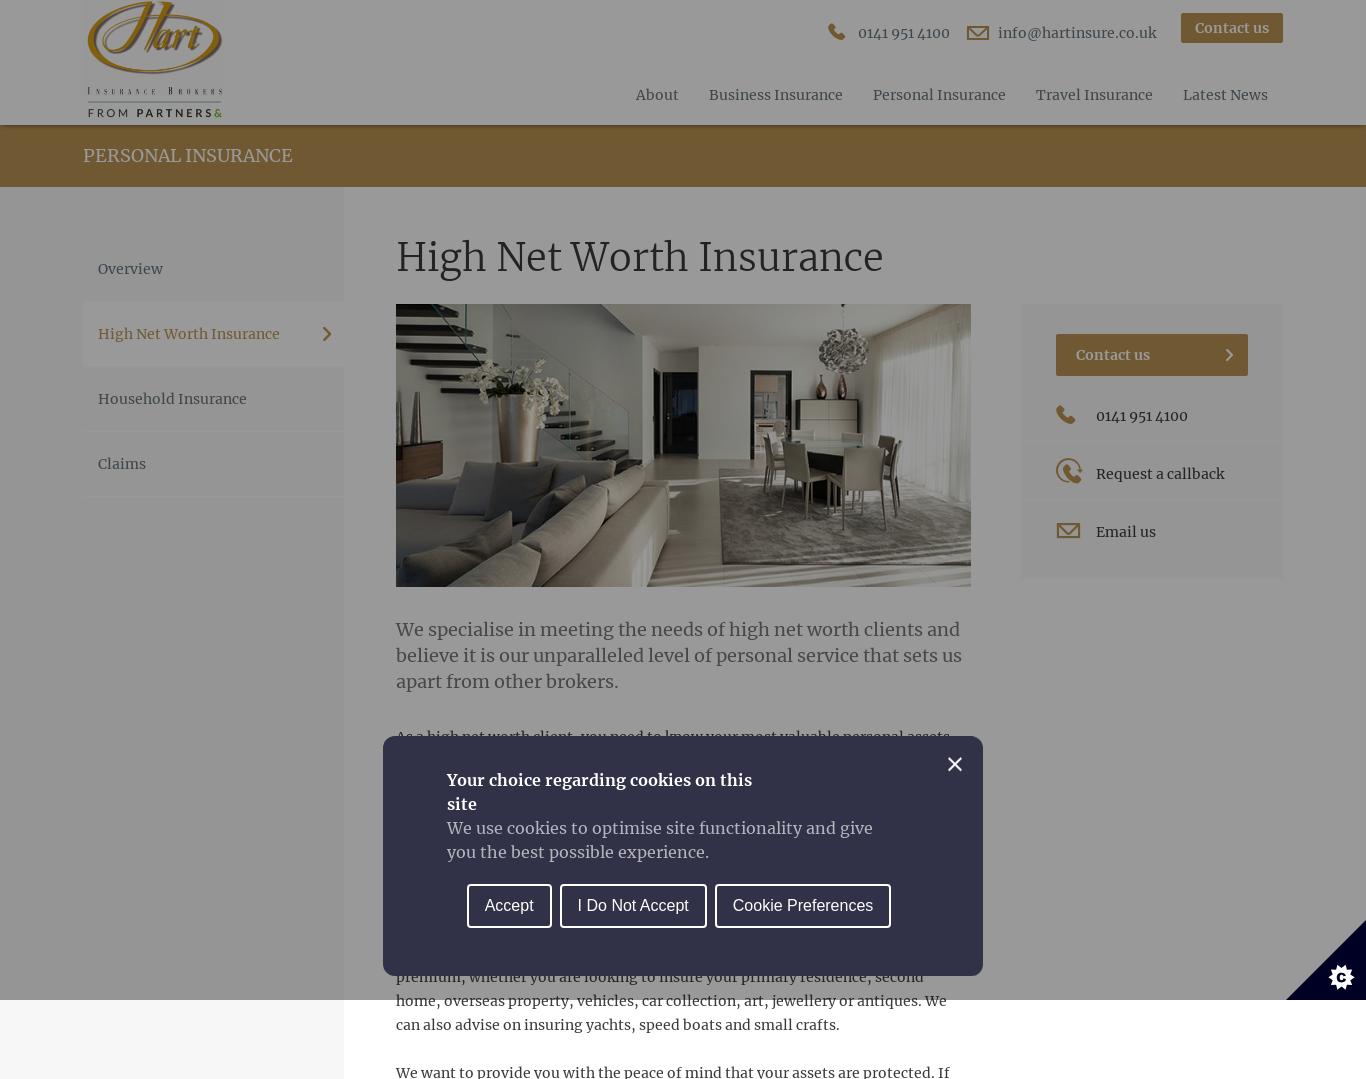 The width and height of the screenshot is (1366, 1079). What do you see at coordinates (1225, 93) in the screenshot?
I see `'Latest News'` at bounding box center [1225, 93].